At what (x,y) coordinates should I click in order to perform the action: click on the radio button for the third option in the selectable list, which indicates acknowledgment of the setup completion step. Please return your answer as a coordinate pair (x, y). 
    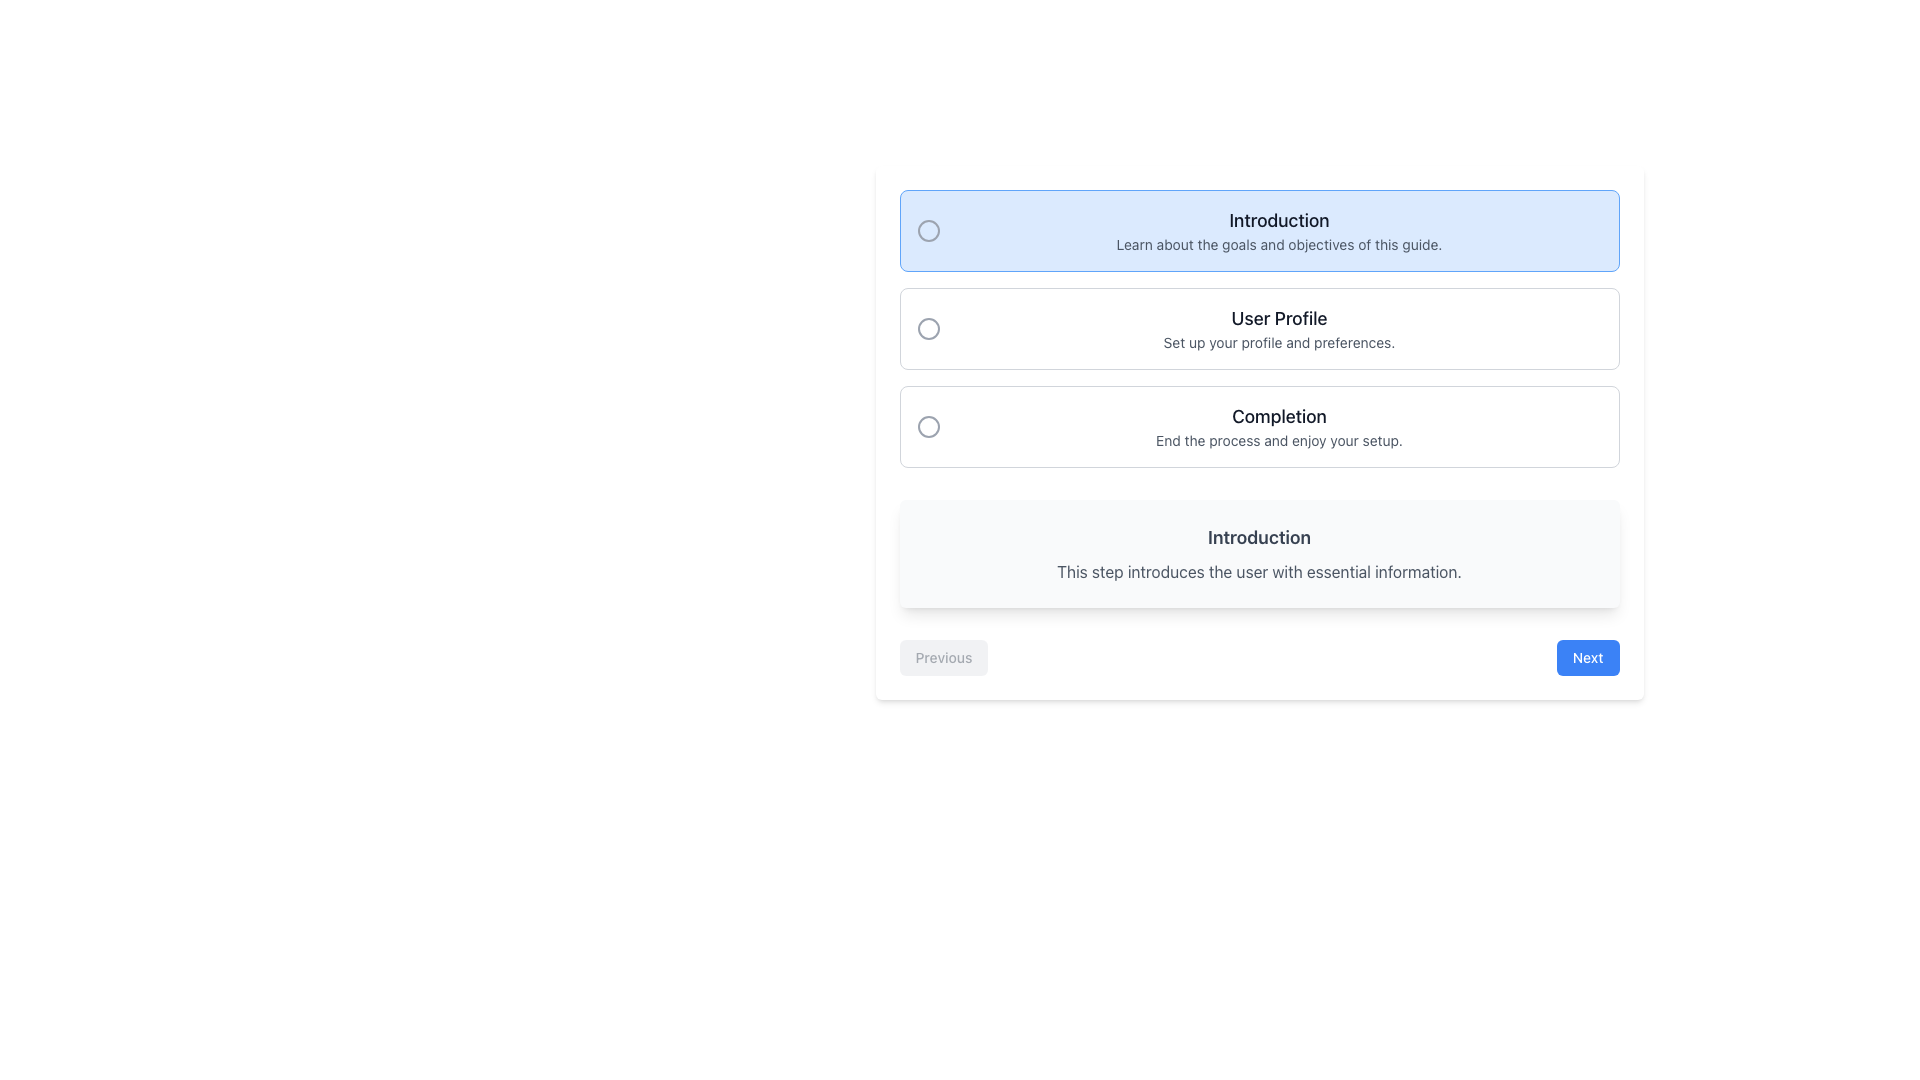
    Looking at the image, I should click on (1258, 426).